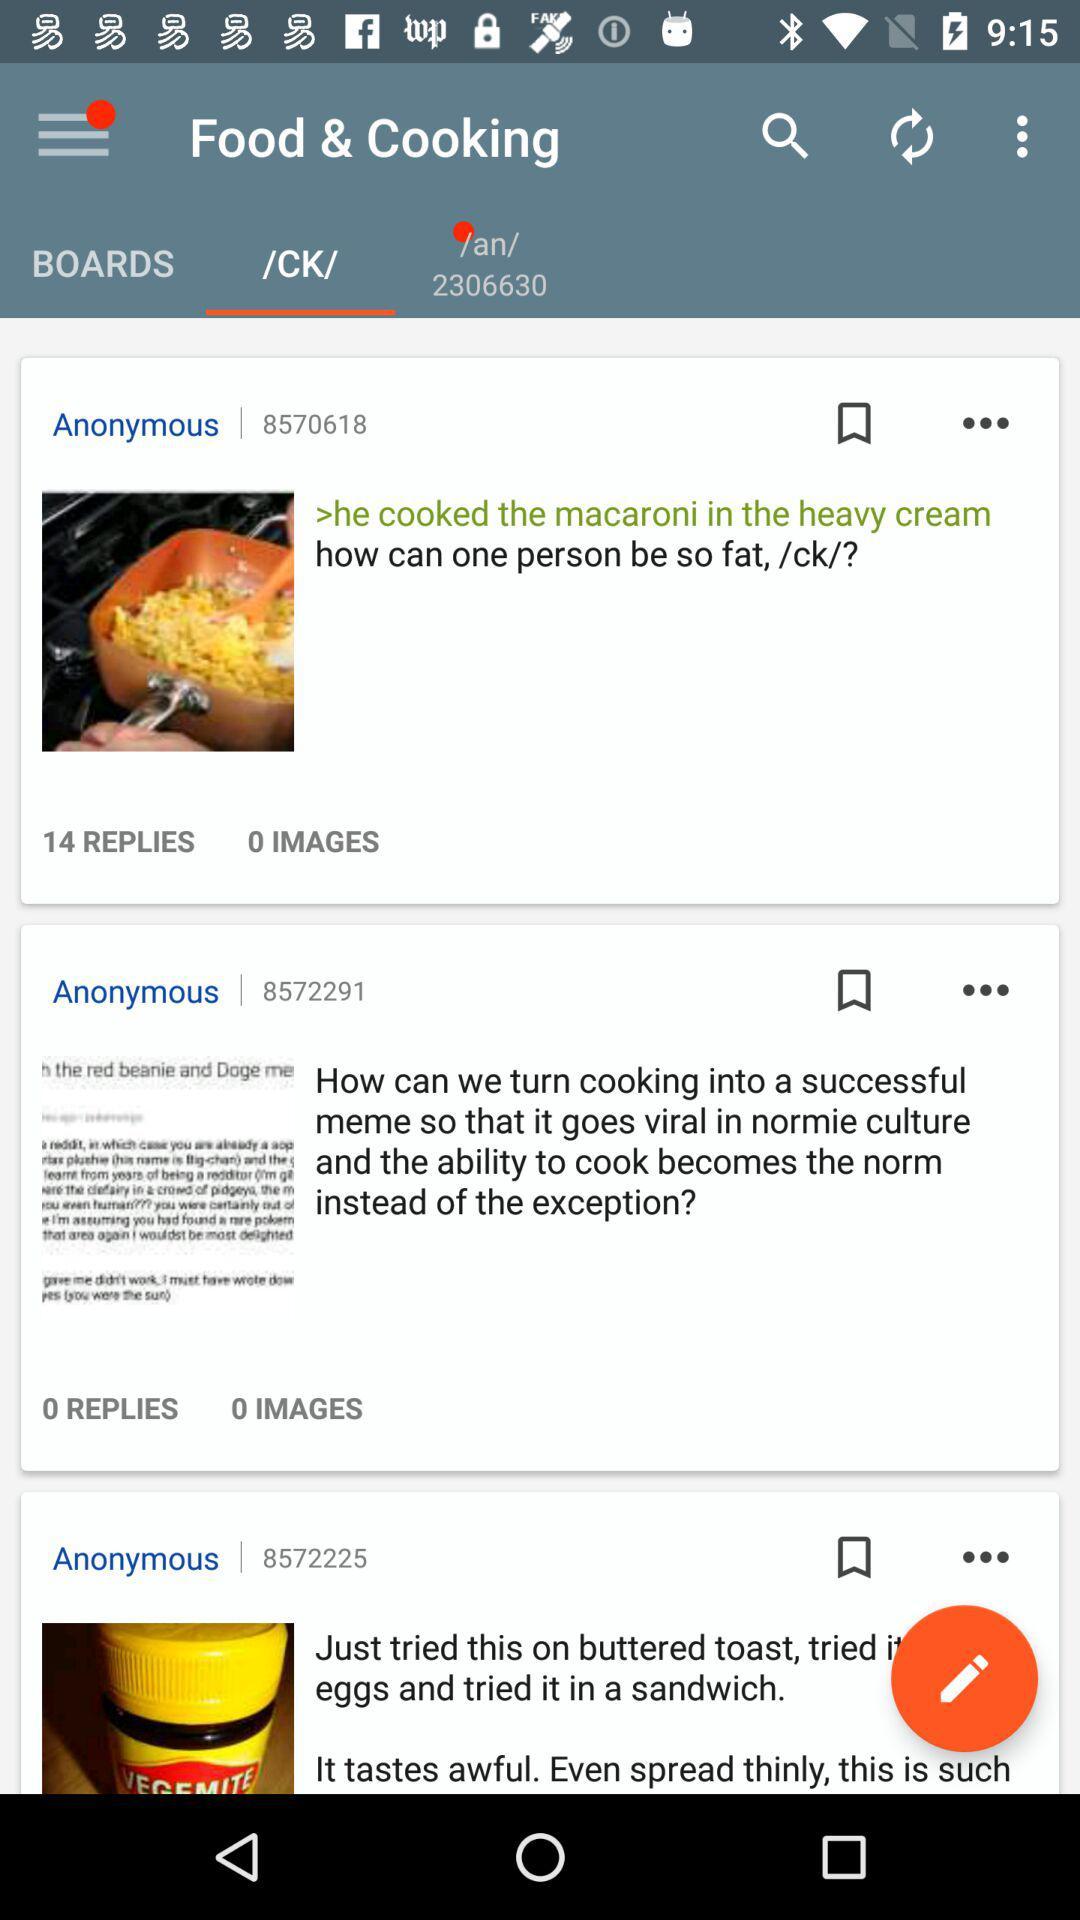  I want to click on food image, so click(161, 619).